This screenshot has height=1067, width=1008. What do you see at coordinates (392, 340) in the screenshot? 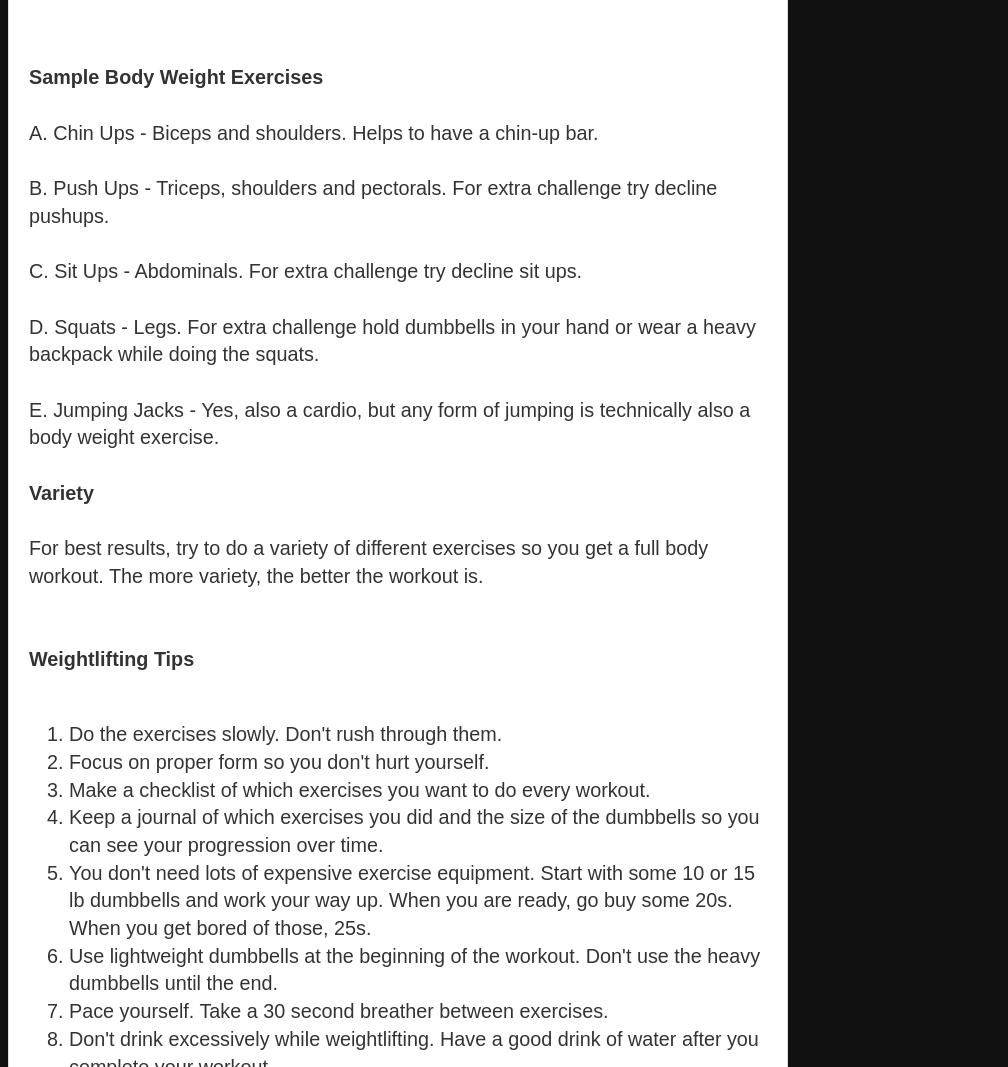
I see `'D. Squats - Legs. For extra challenge hold dumbbells in your hand or wear a heavy backpack while doing the squats.'` at bounding box center [392, 340].